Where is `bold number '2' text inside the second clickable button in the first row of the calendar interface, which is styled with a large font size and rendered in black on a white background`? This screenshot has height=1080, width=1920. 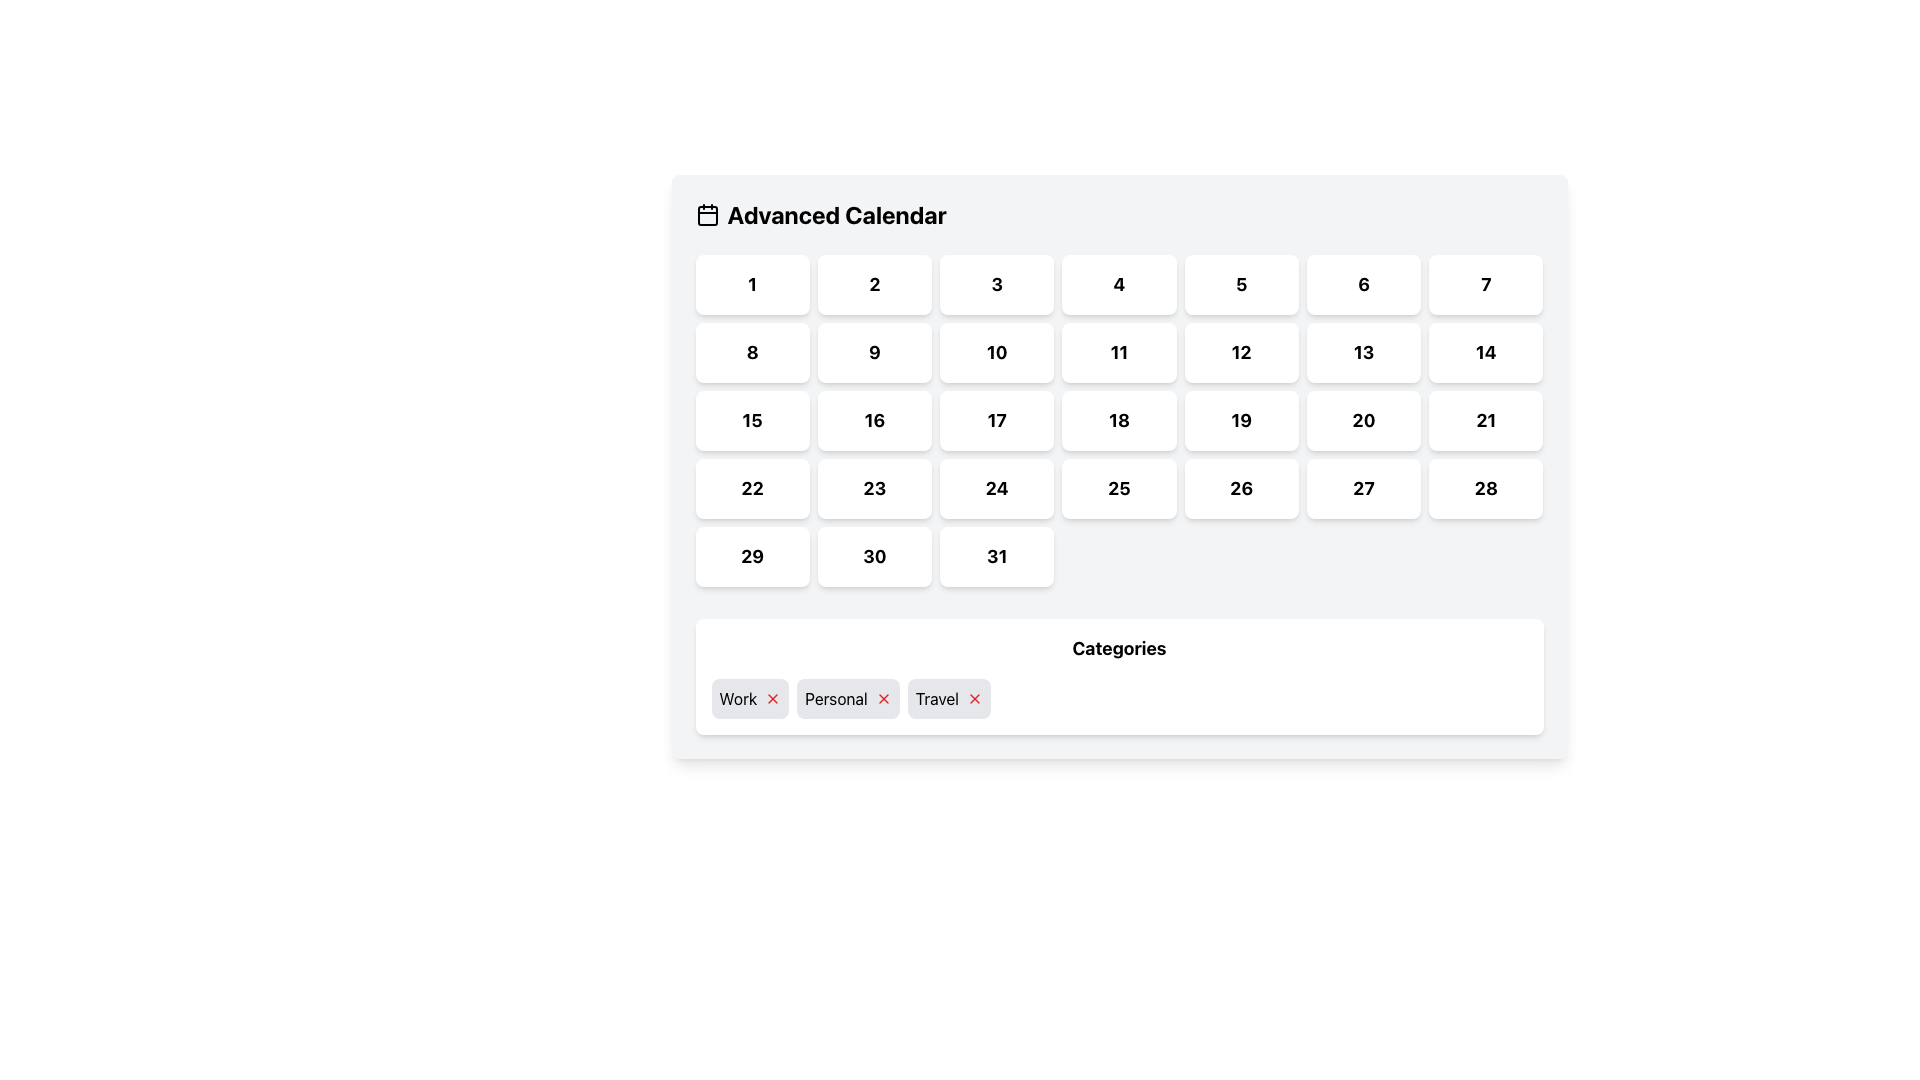
bold number '2' text inside the second clickable button in the first row of the calendar interface, which is styled with a large font size and rendered in black on a white background is located at coordinates (874, 284).